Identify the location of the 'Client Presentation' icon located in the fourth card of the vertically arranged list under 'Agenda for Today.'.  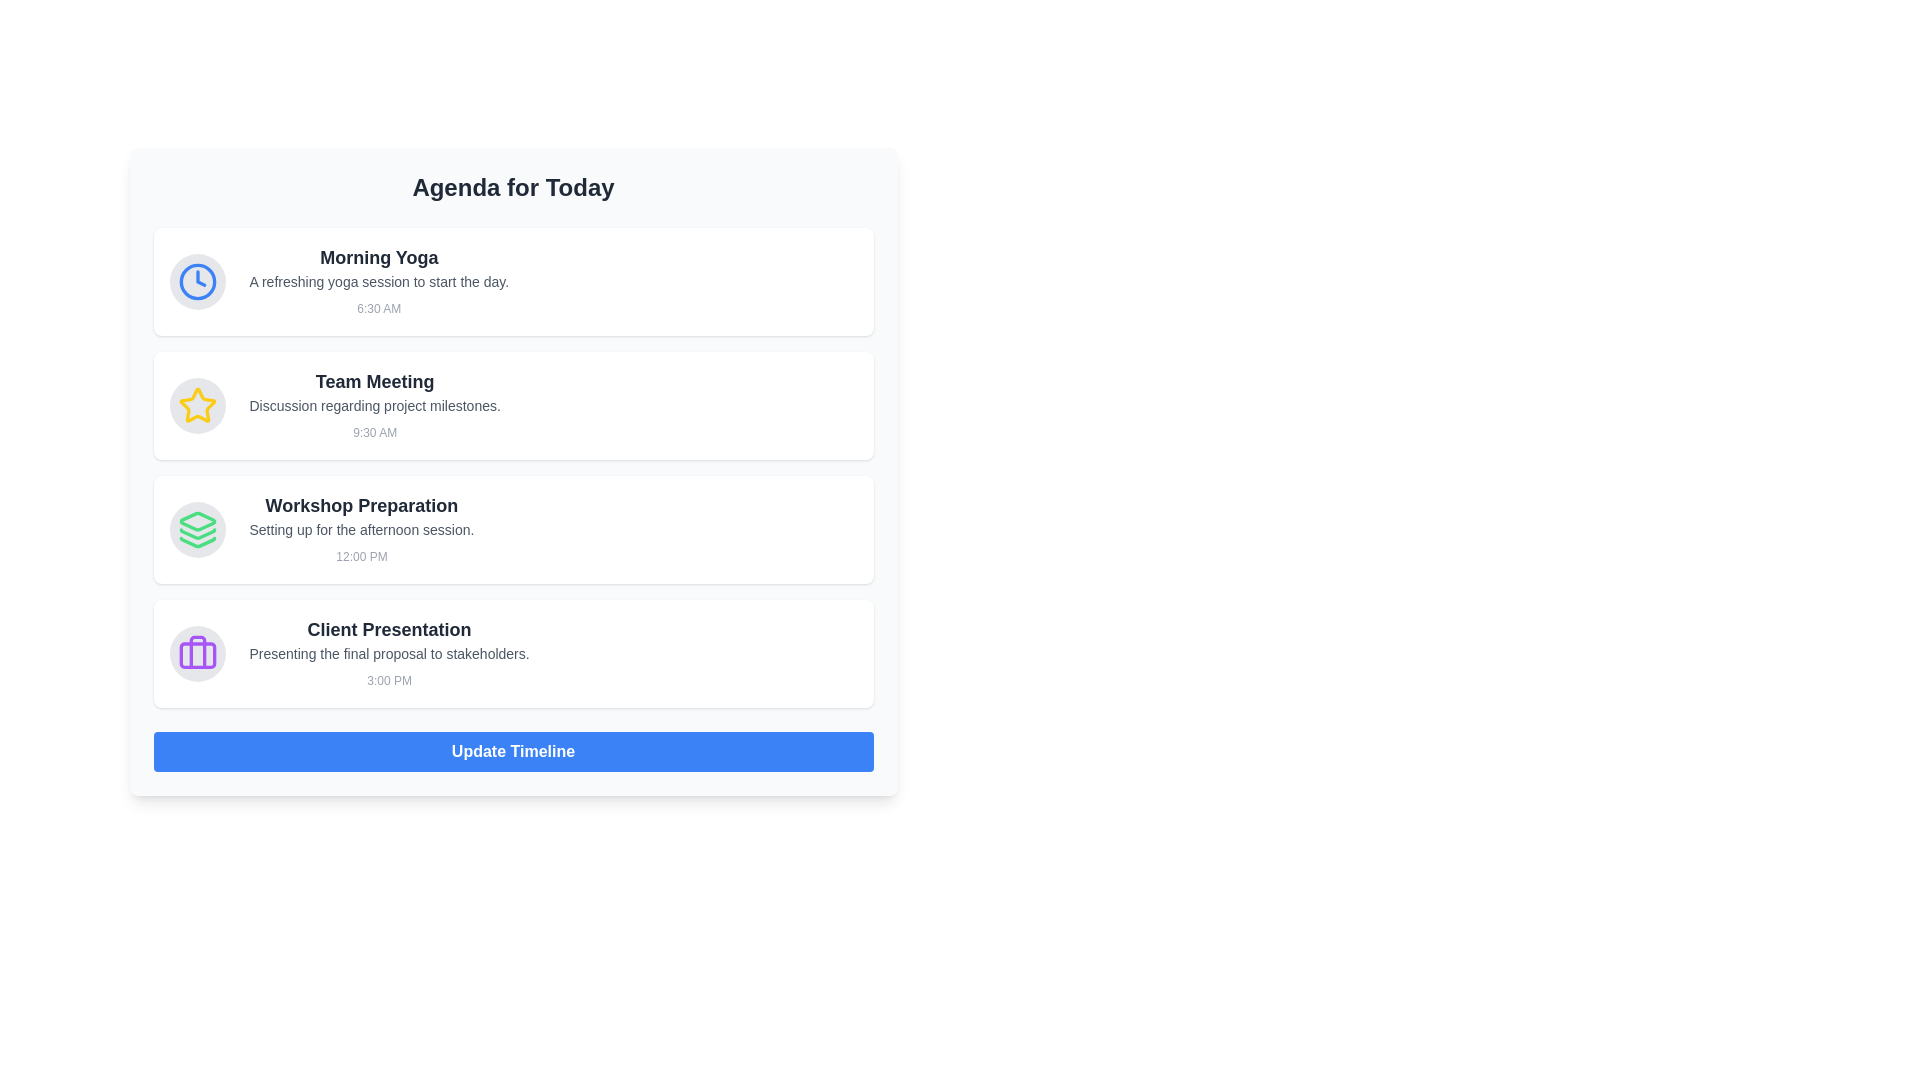
(197, 654).